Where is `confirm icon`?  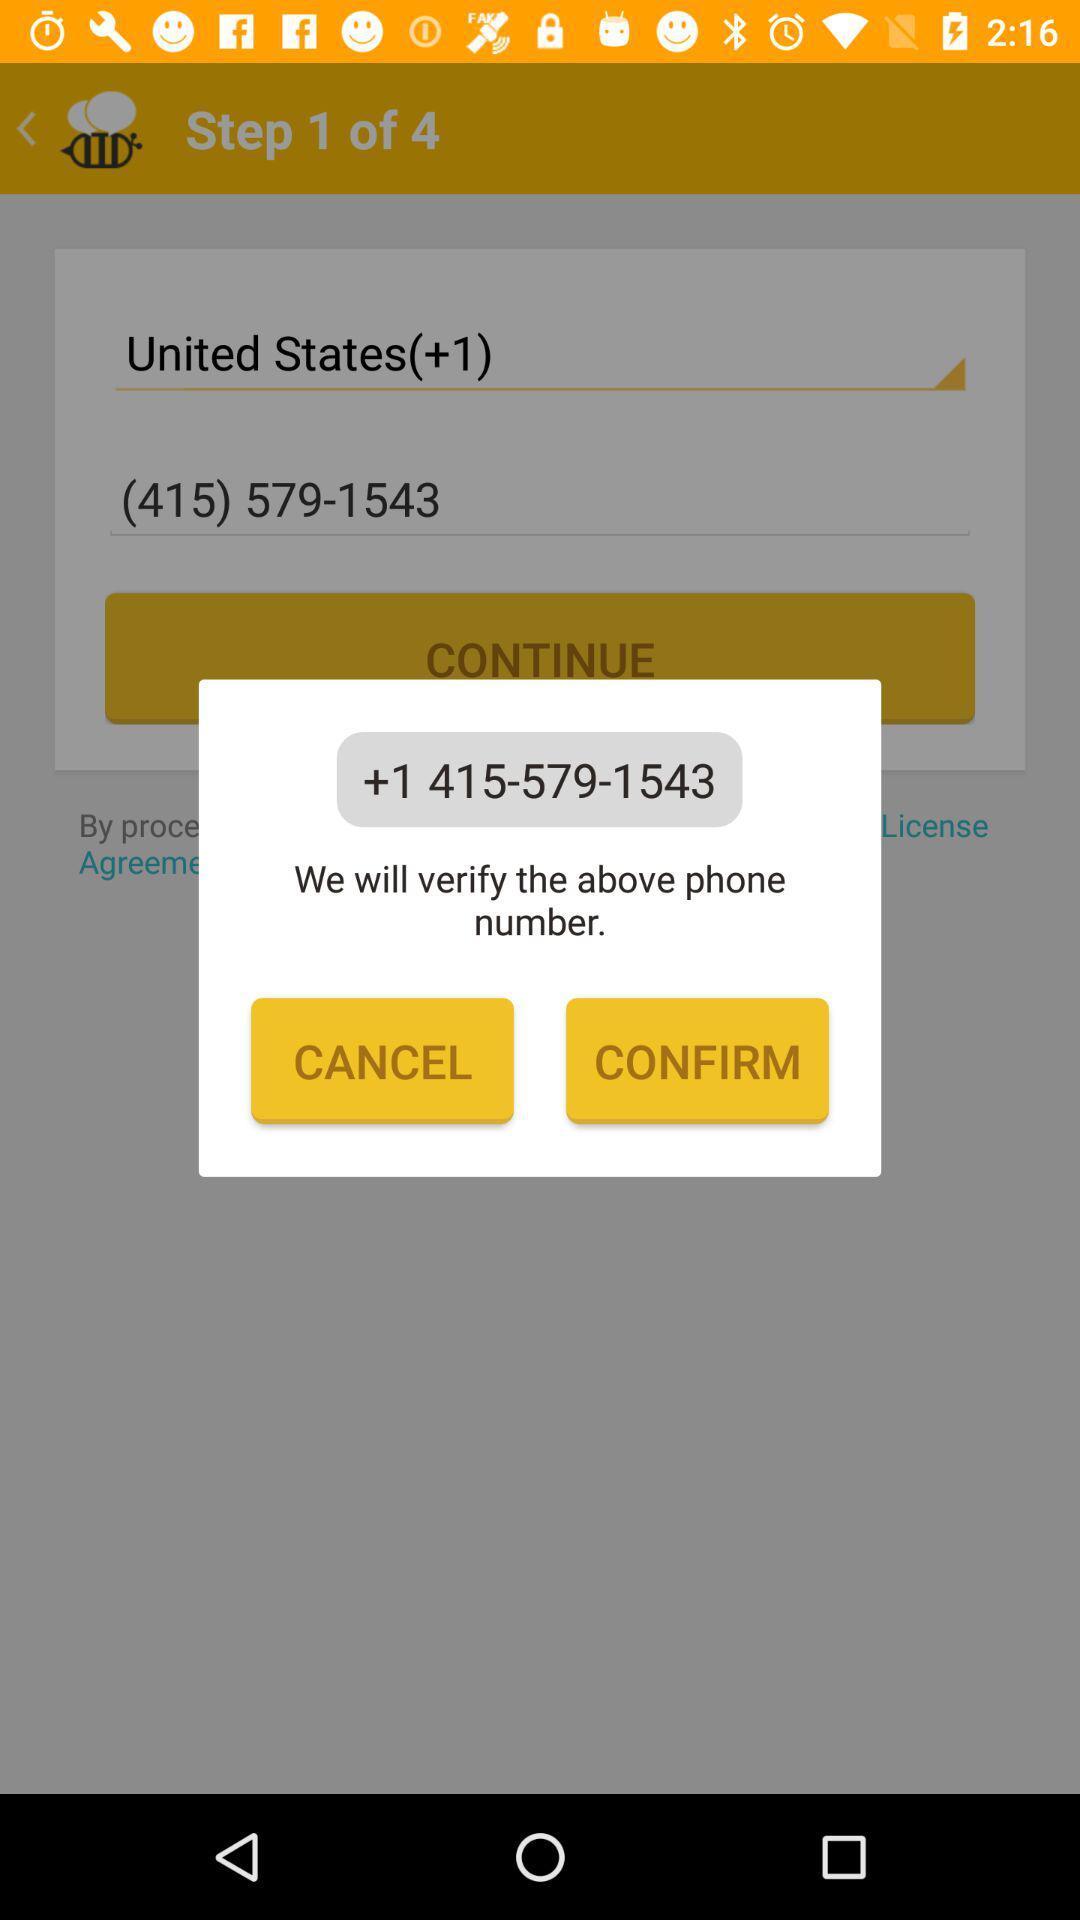 confirm icon is located at coordinates (696, 1060).